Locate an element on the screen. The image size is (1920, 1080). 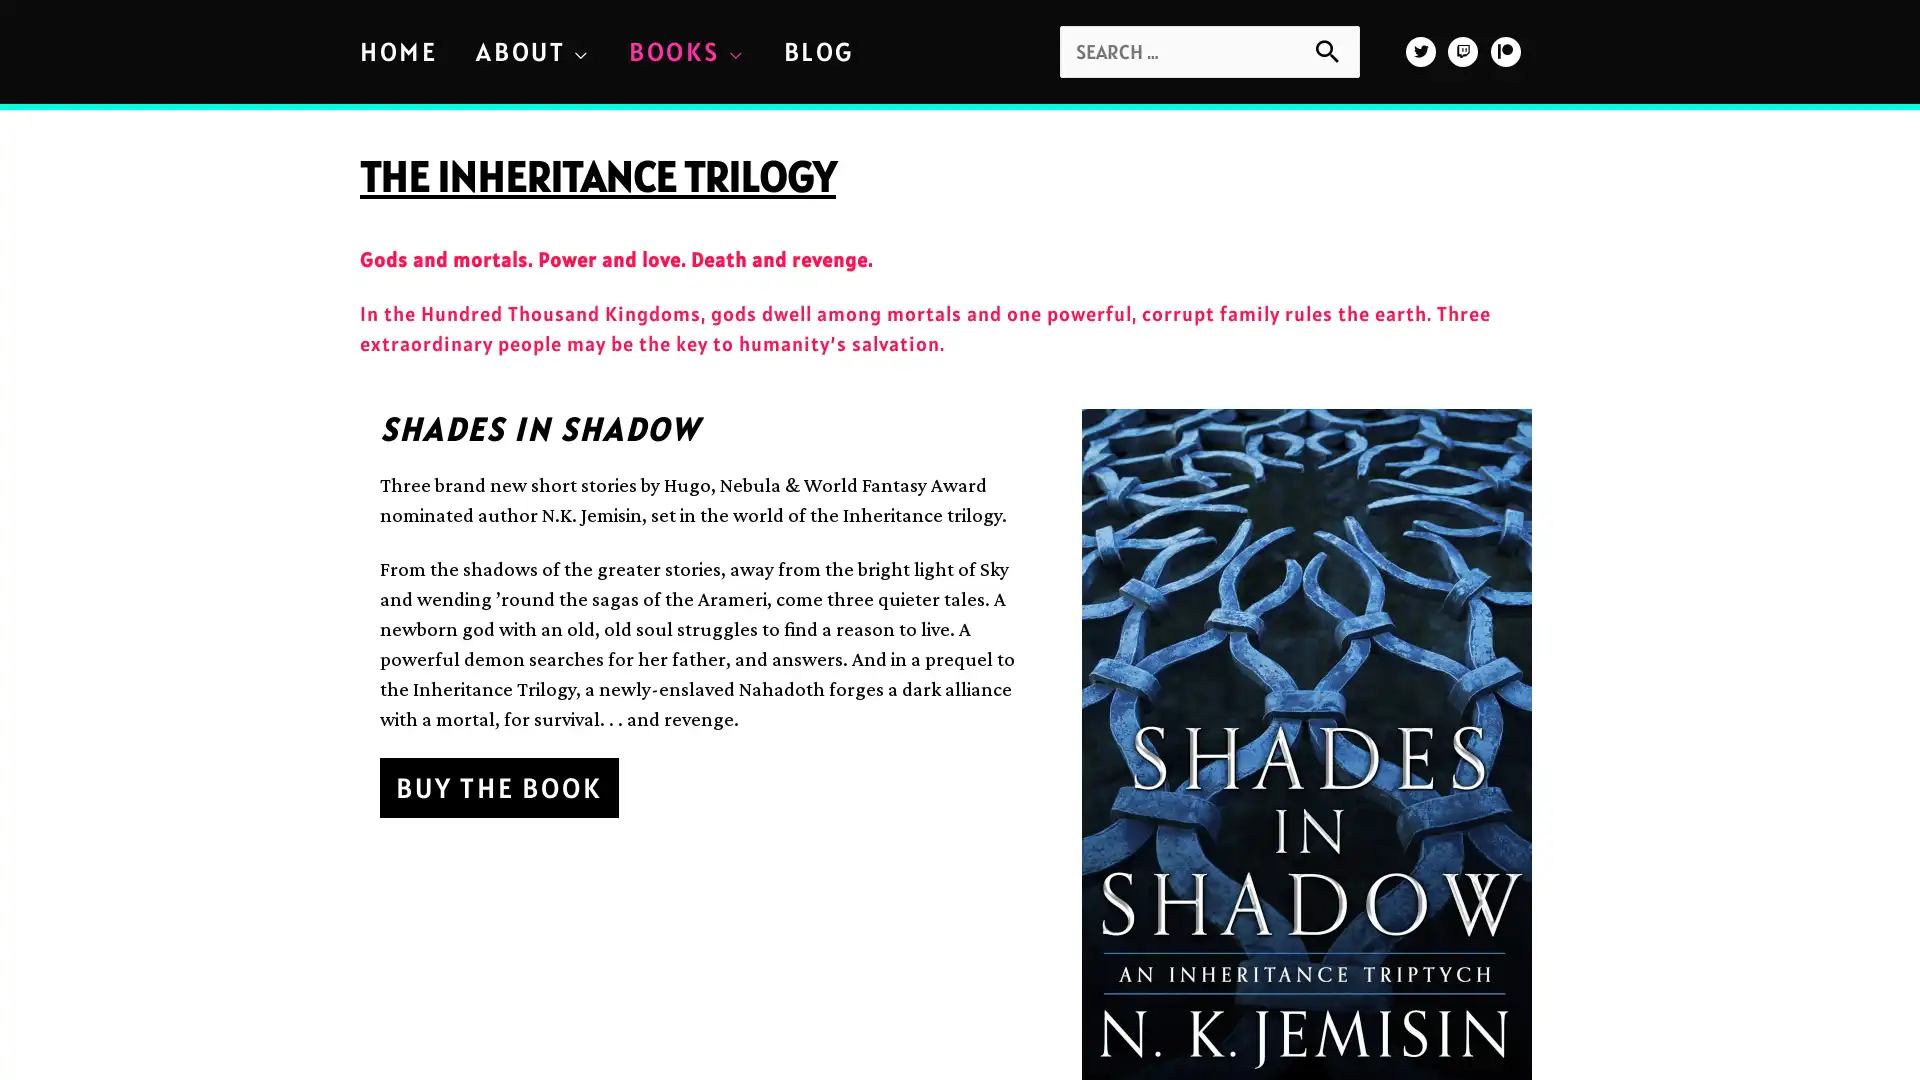
Search is located at coordinates (1337, 48).